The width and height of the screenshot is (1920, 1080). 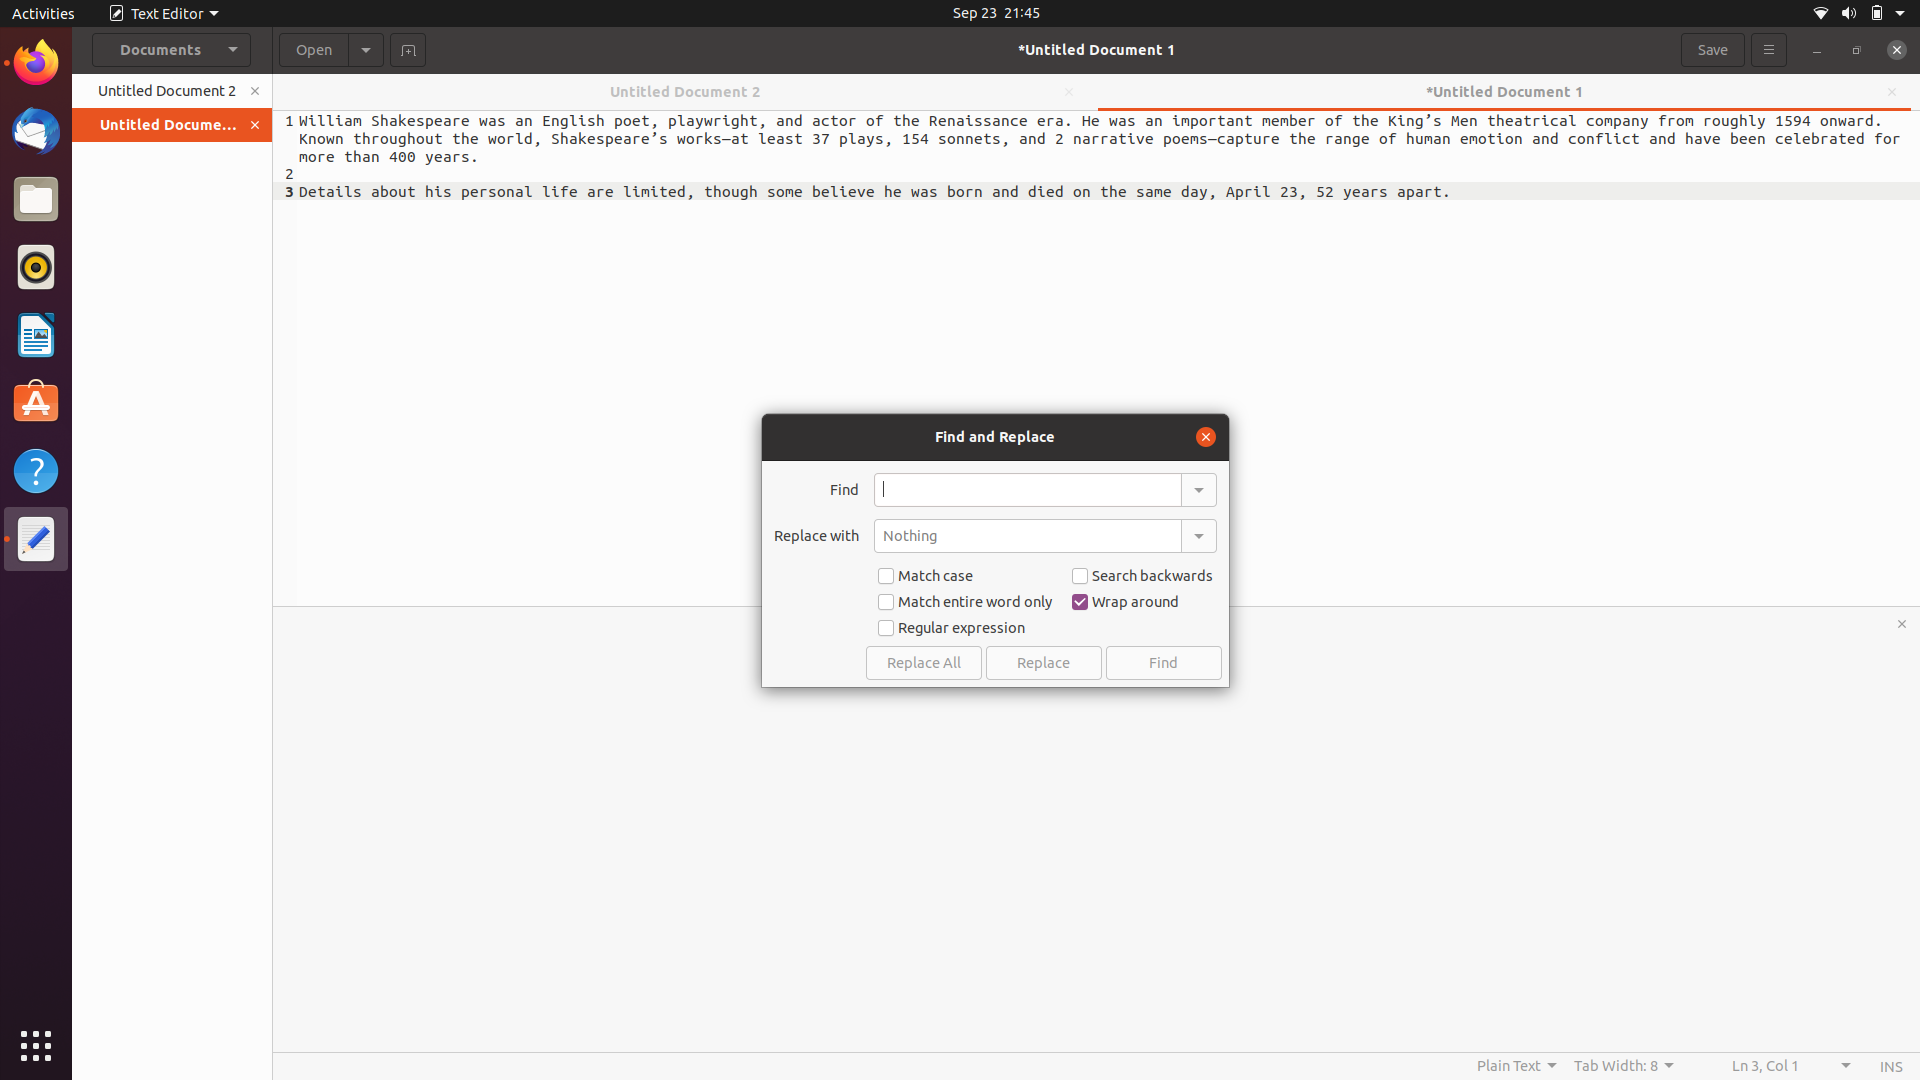 I want to click on Exit from the find and replace toolbar and minimize the currently open text file, so click(x=1203, y=434).